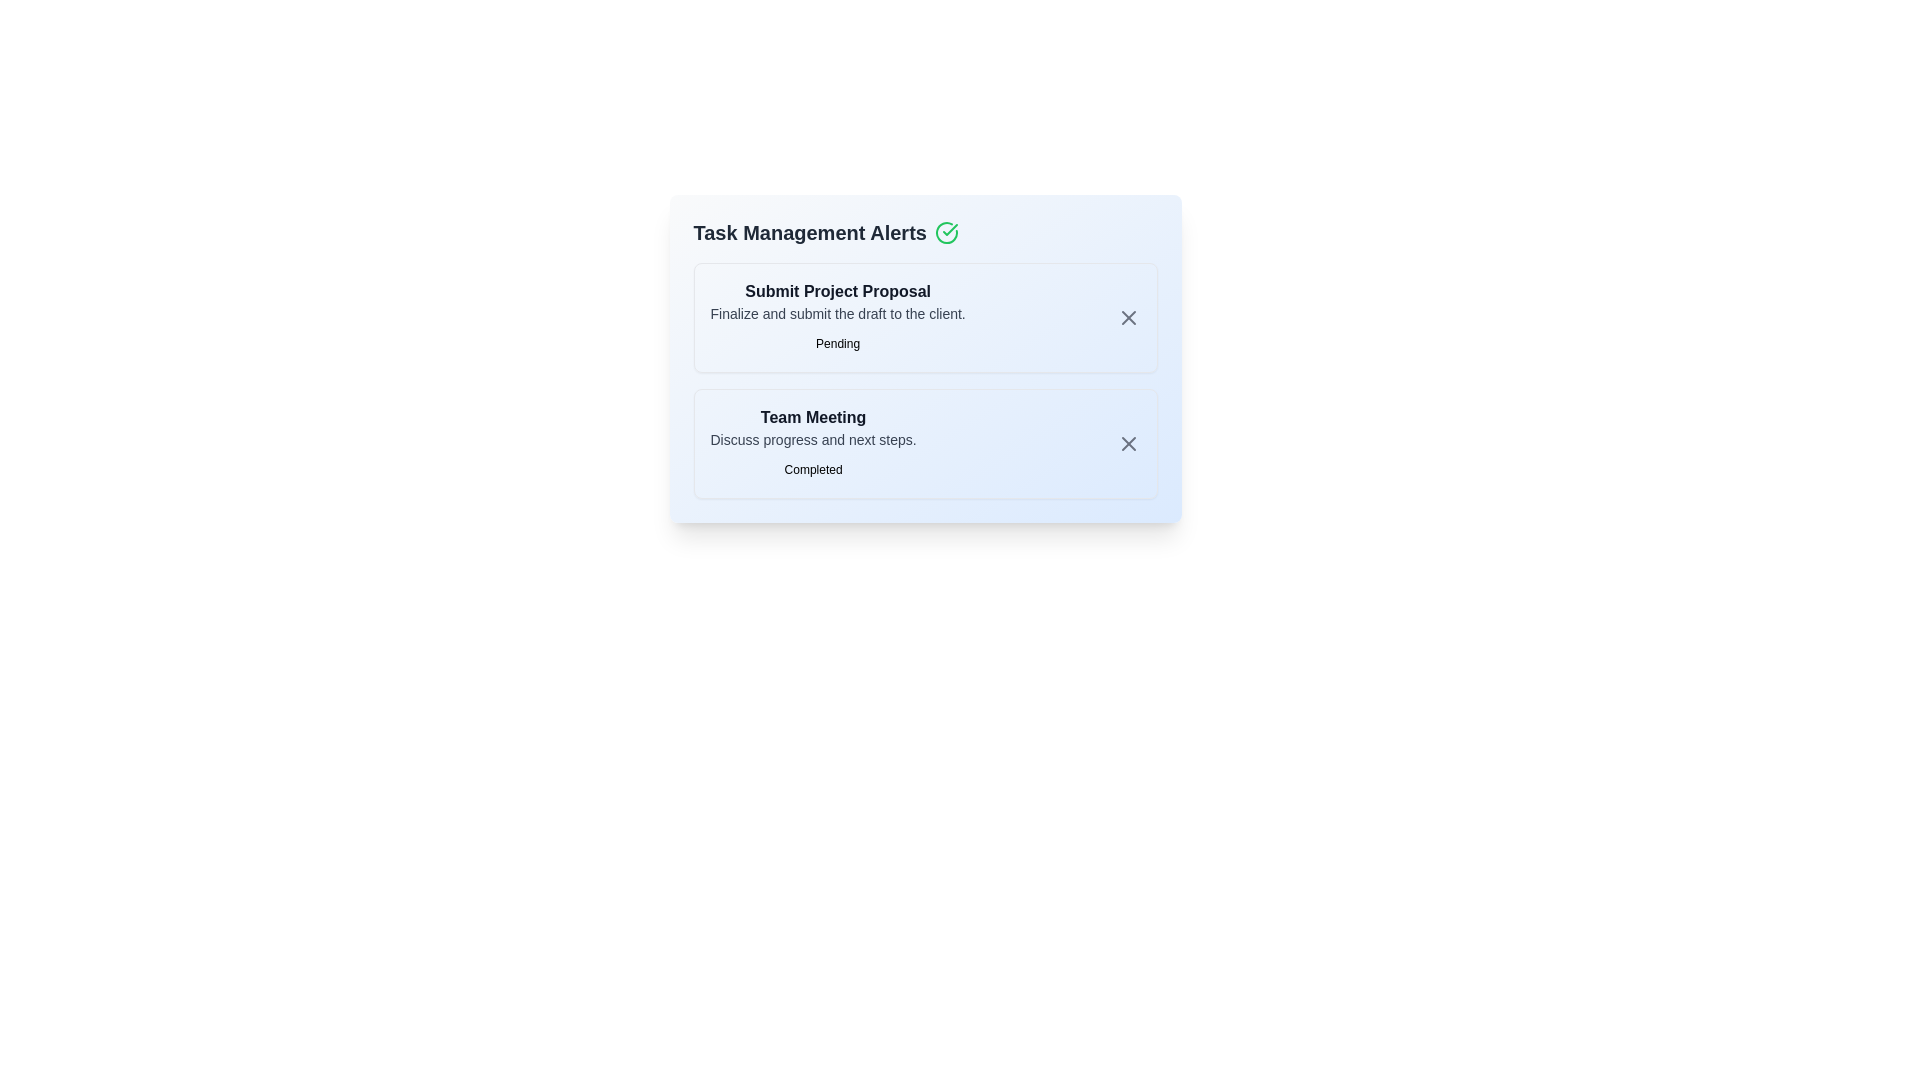 This screenshot has height=1080, width=1920. What do you see at coordinates (1128, 316) in the screenshot?
I see `'X' button next to the task titled 'Submit Project Proposal' to dismiss it` at bounding box center [1128, 316].